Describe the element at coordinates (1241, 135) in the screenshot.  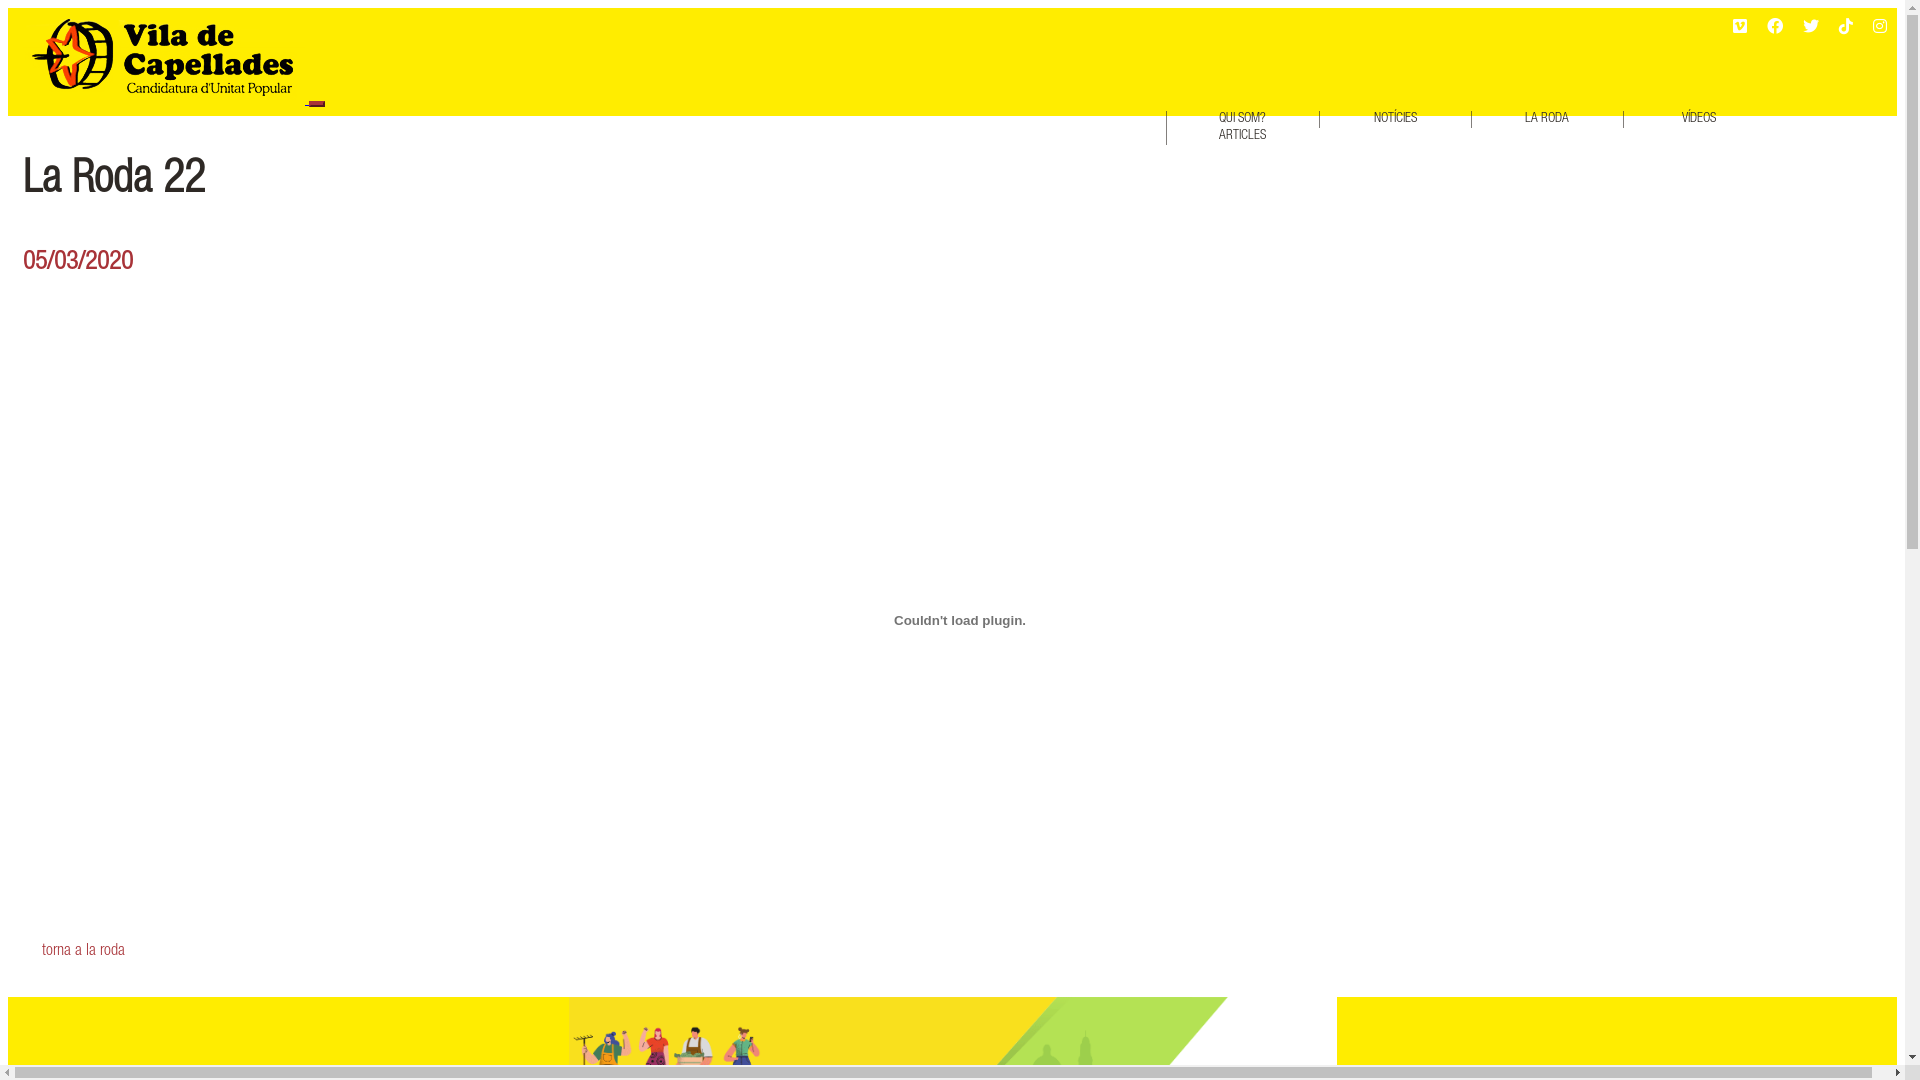
I see `'ARTICLES'` at that location.